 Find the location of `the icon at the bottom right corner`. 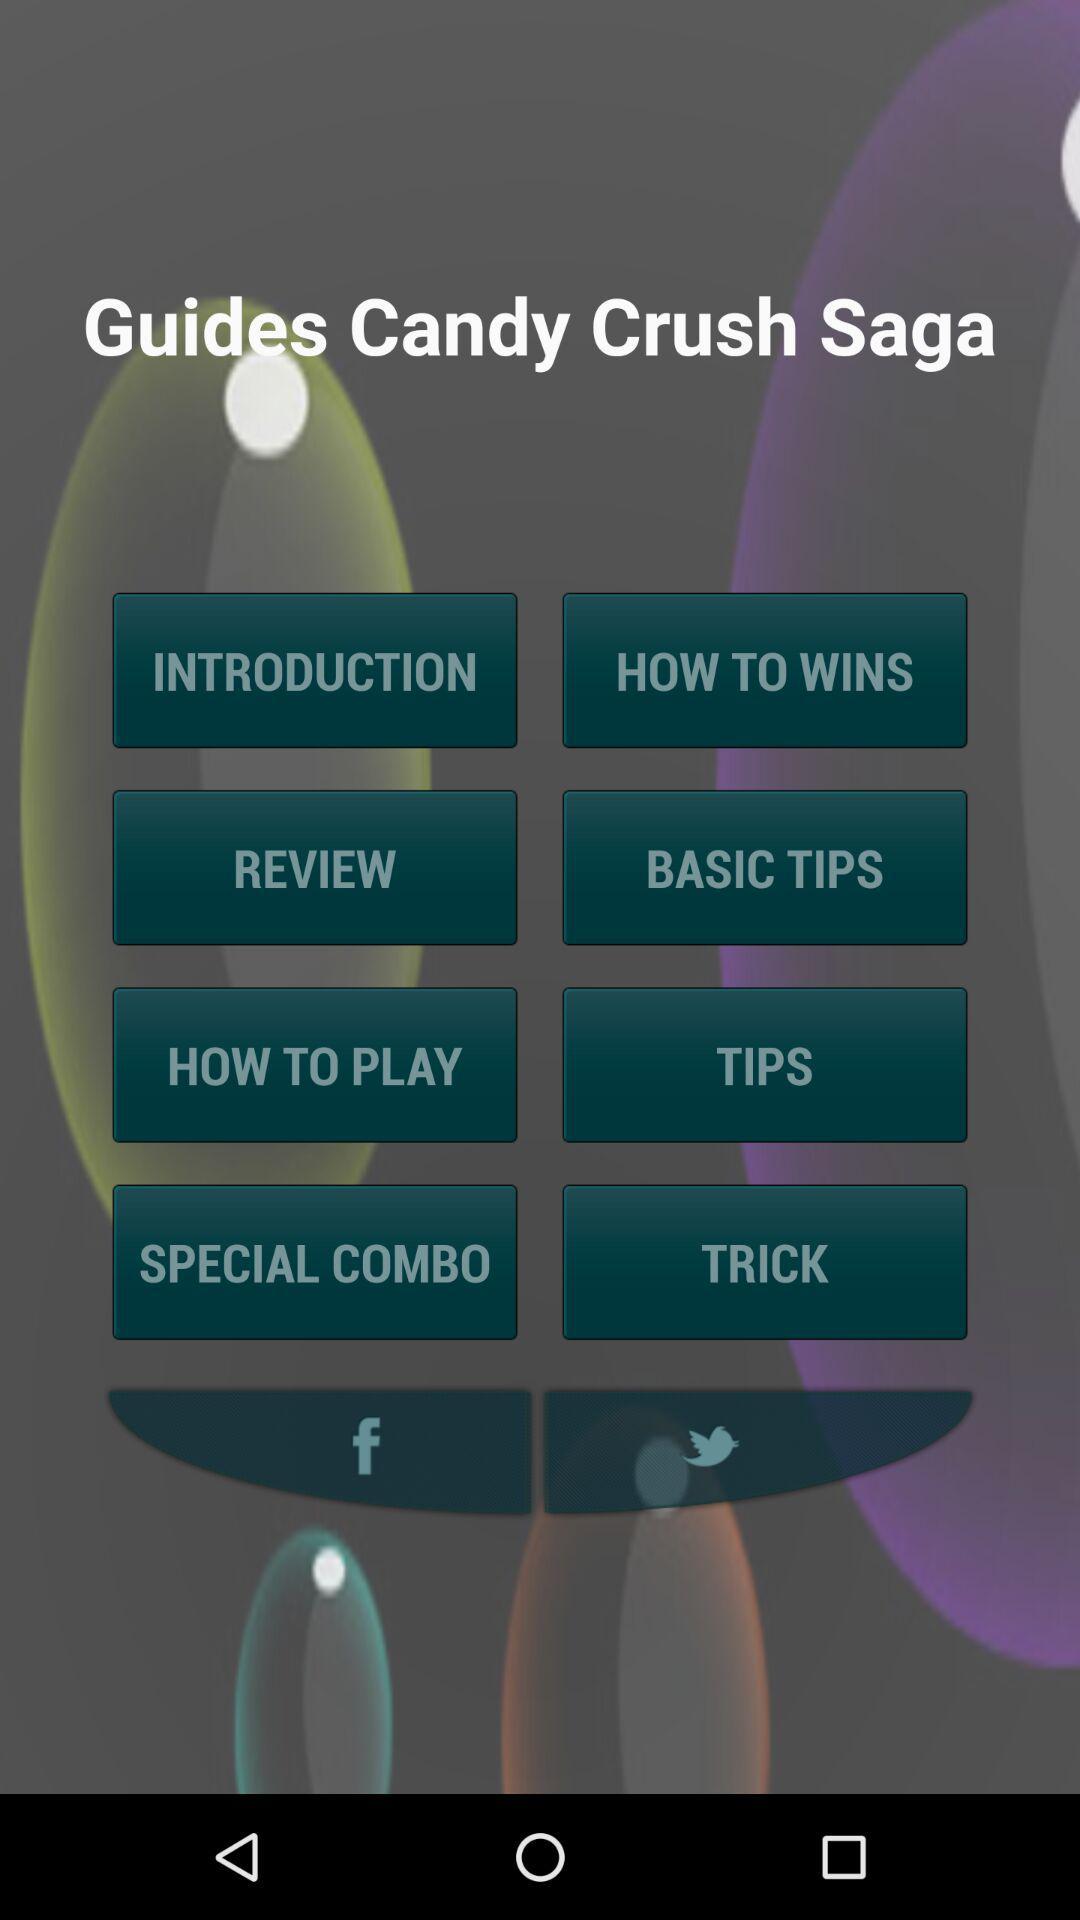

the icon at the bottom right corner is located at coordinates (761, 1452).